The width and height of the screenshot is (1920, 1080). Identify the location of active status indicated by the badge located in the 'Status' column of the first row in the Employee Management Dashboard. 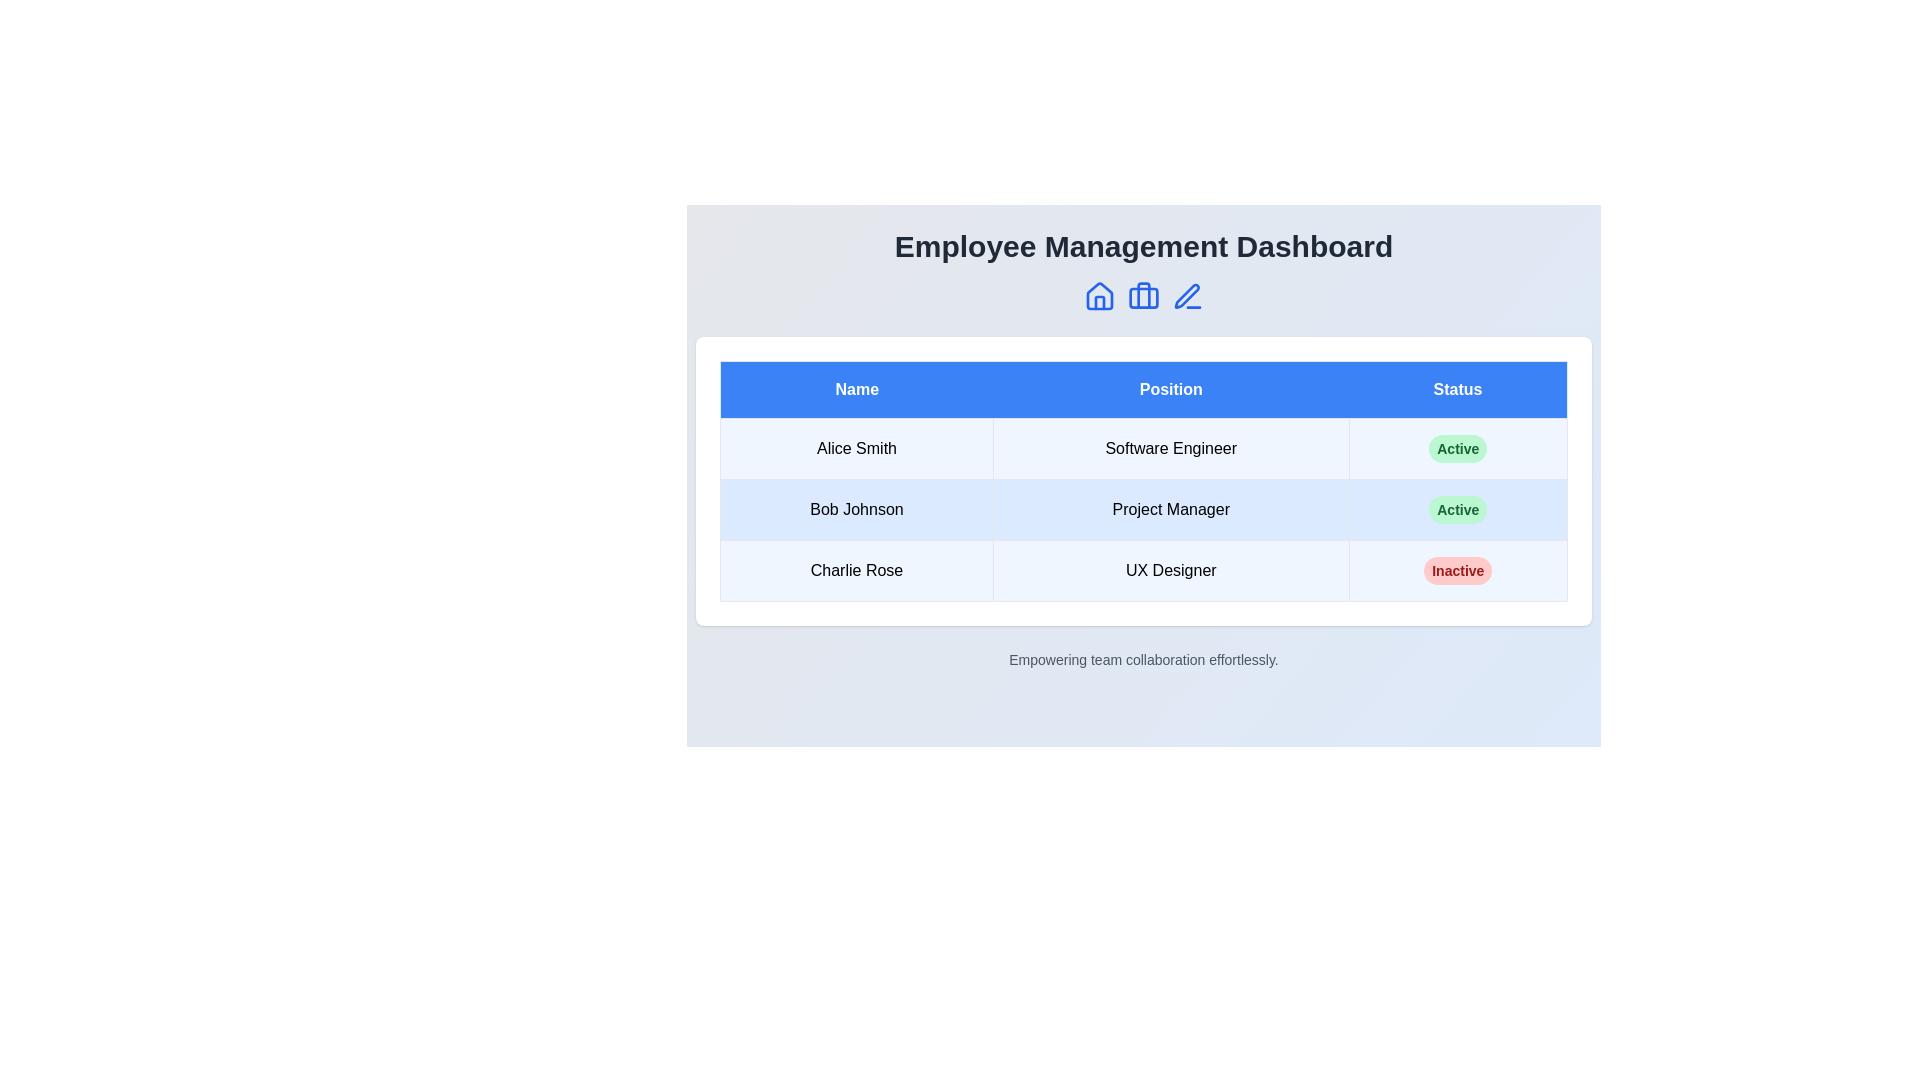
(1458, 447).